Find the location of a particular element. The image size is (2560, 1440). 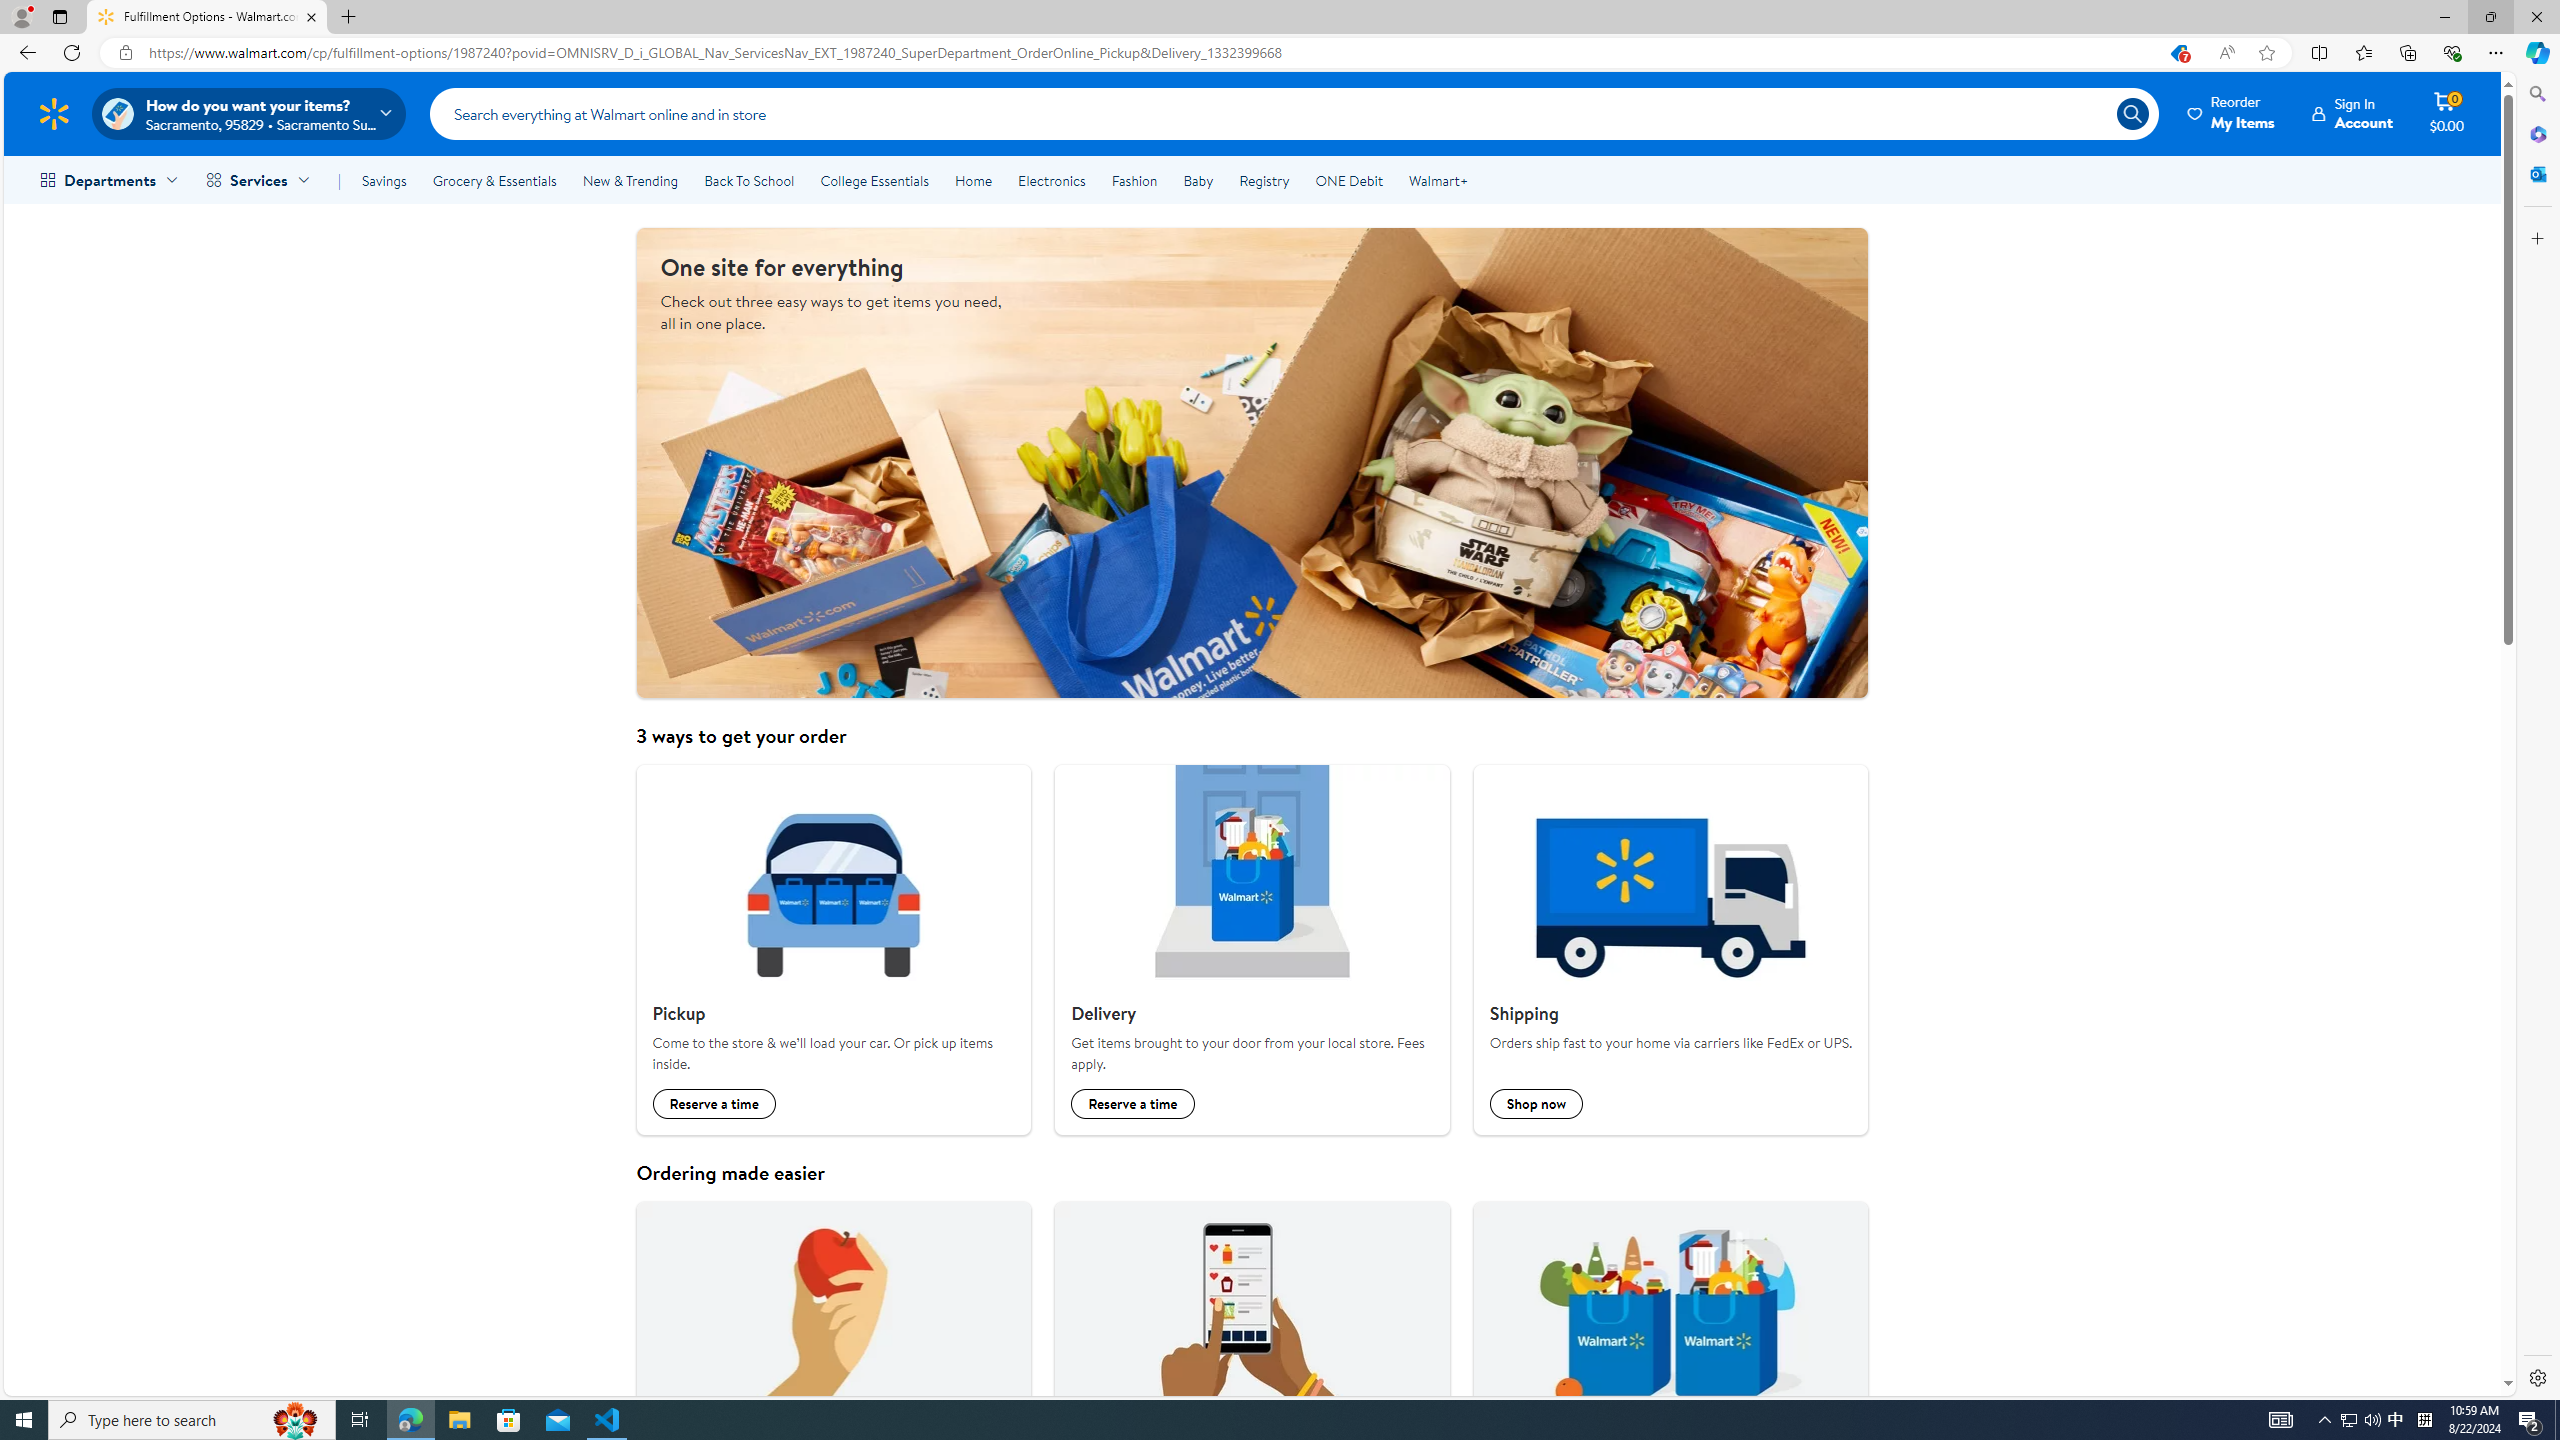

'Sign InAccount' is located at coordinates (2352, 112).